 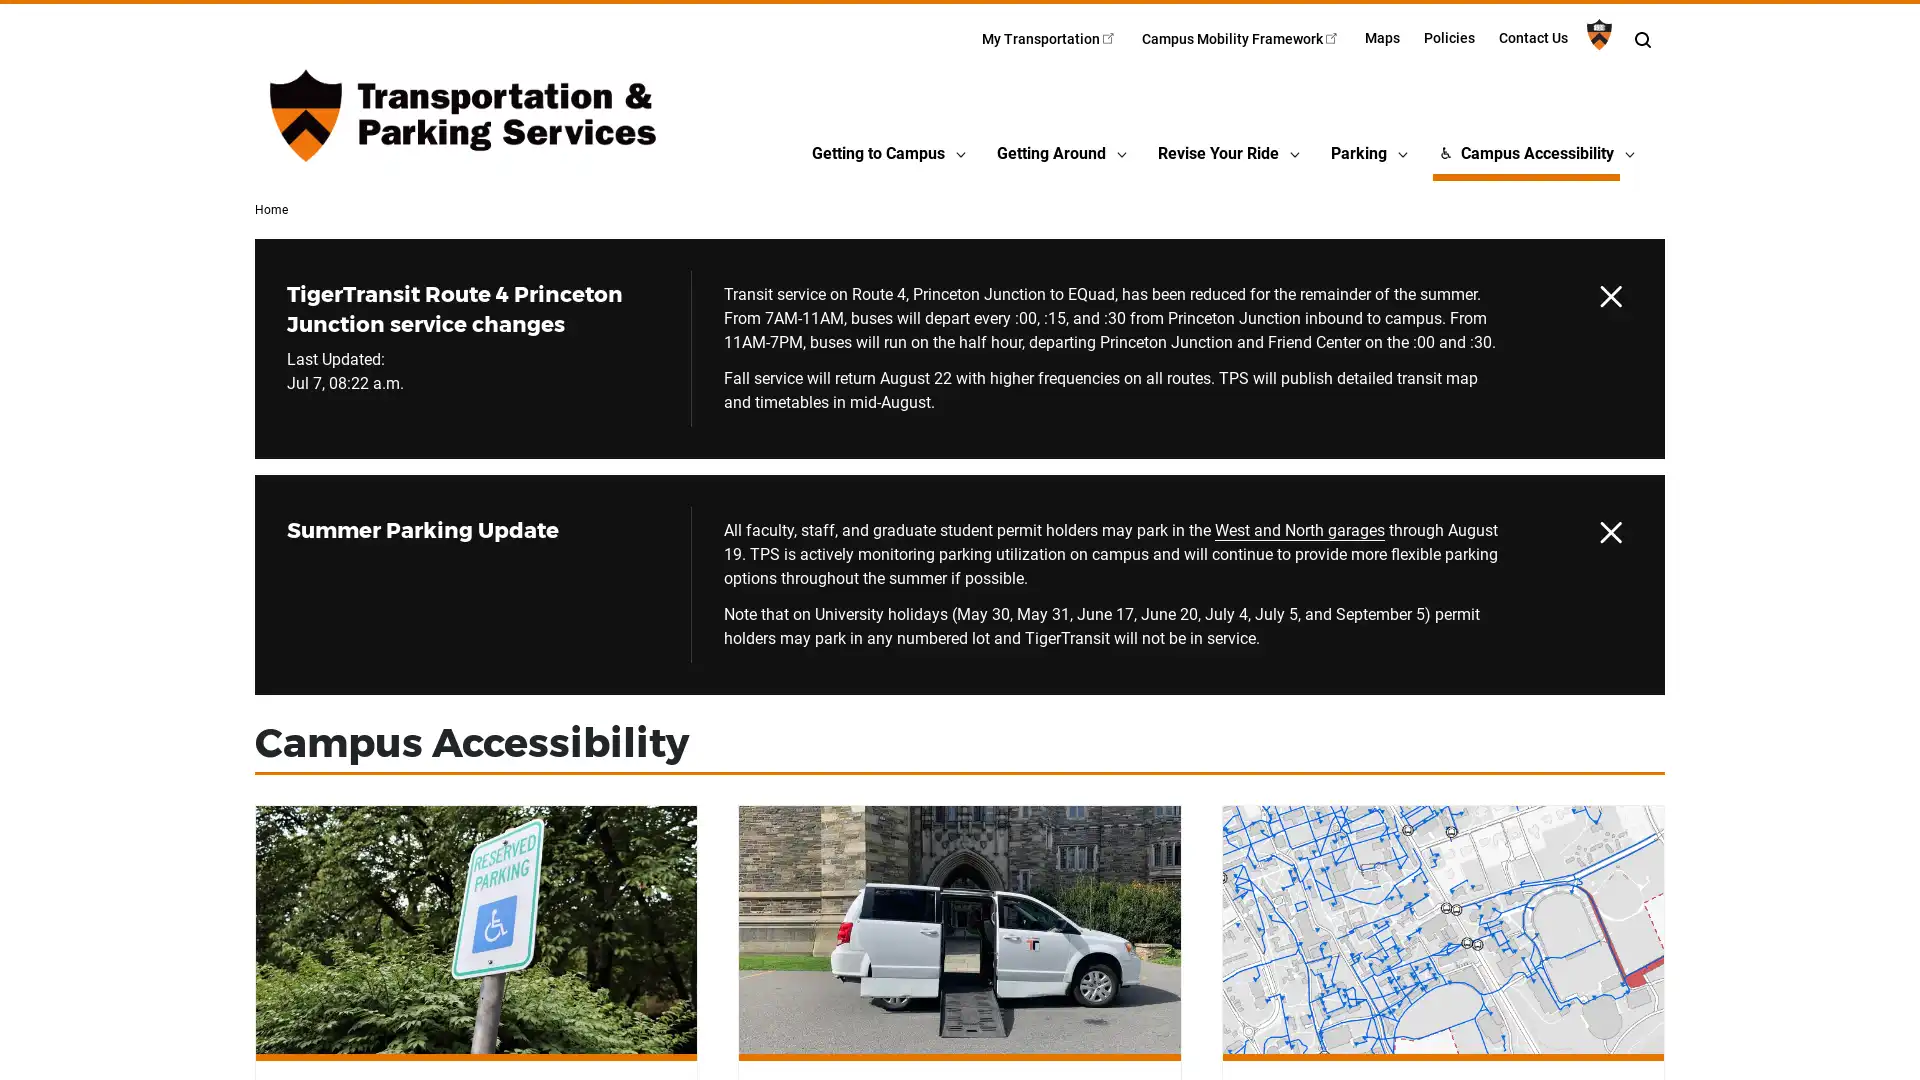 What do you see at coordinates (1630, 153) in the screenshot?
I see `Campus AccessibilitySubmenu` at bounding box center [1630, 153].